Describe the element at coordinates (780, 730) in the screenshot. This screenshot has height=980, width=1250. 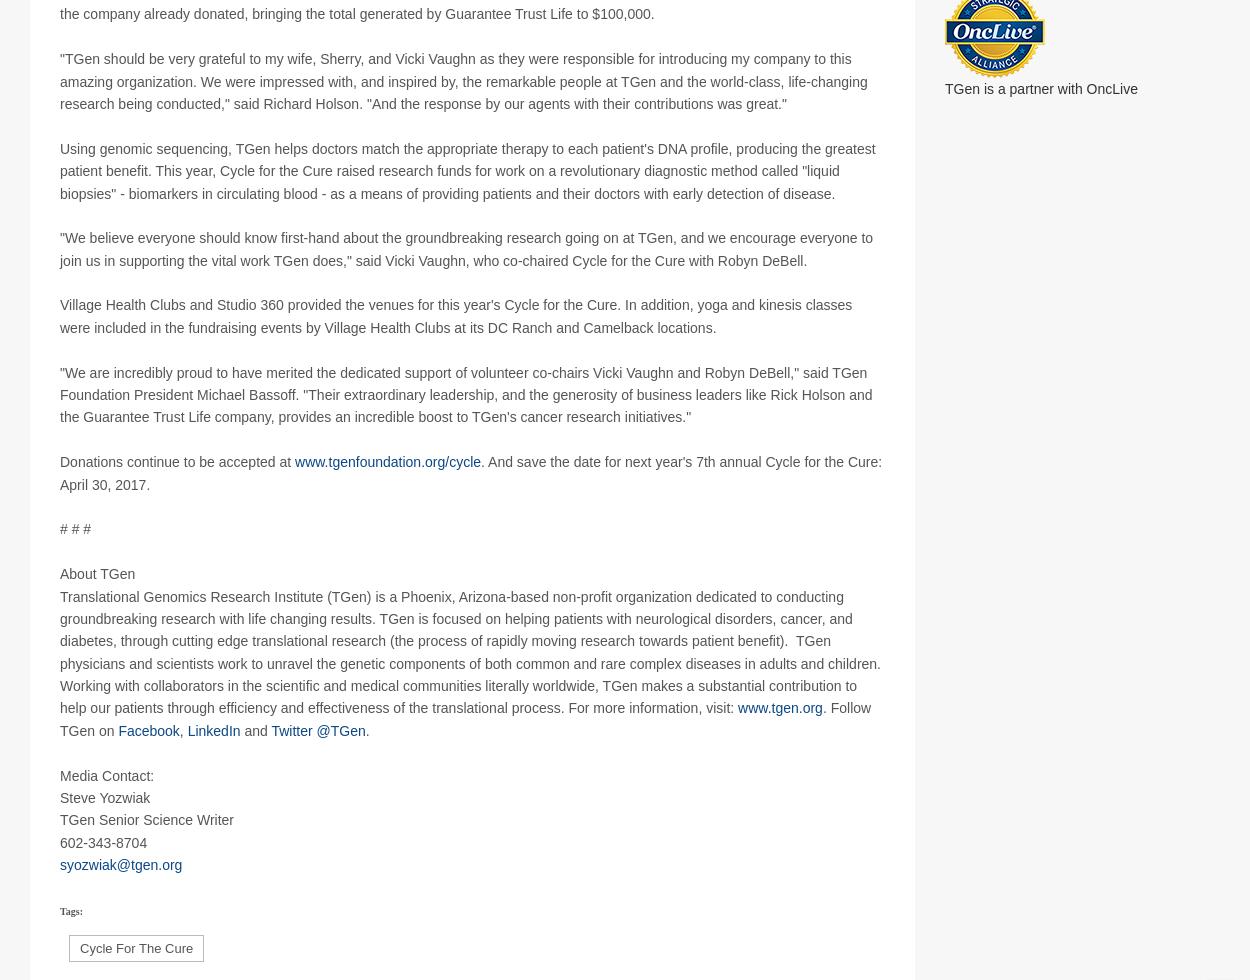
I see `'www.tgen.org'` at that location.